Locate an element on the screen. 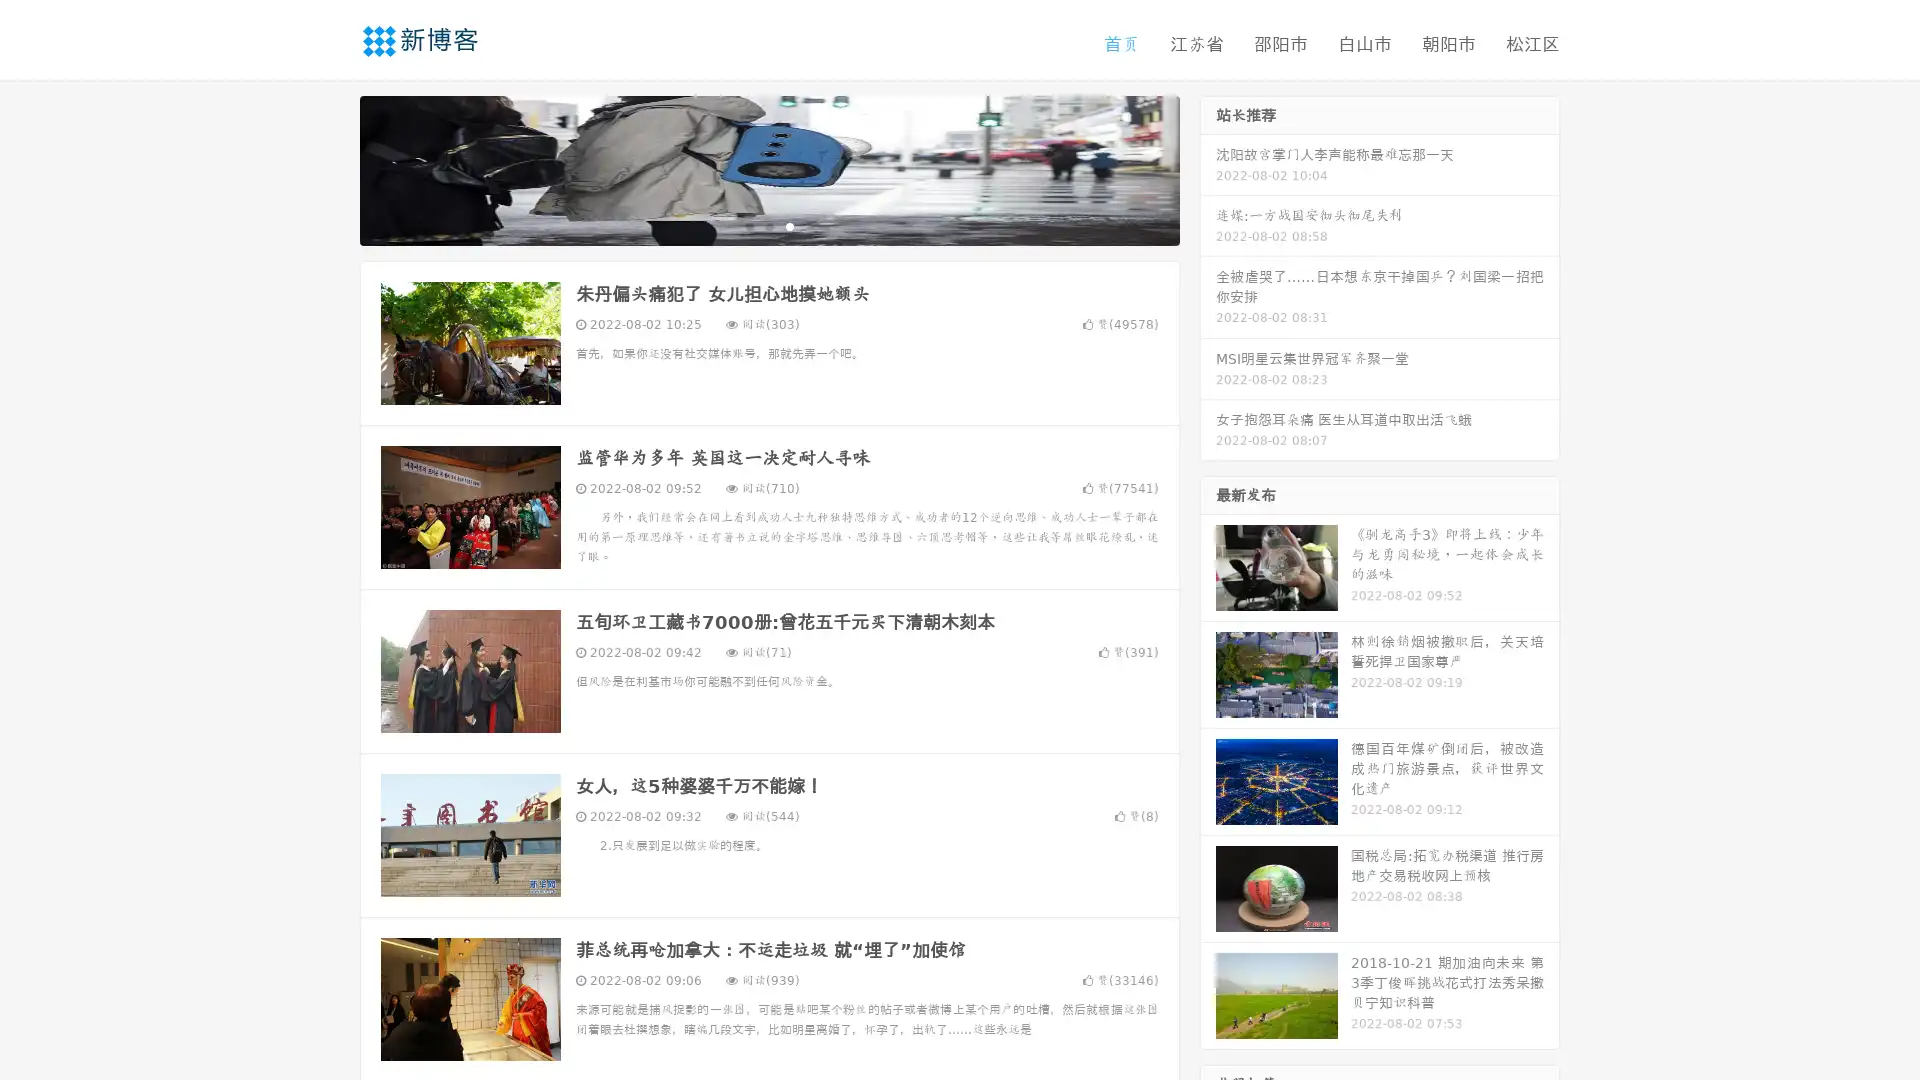  Go to slide 2 is located at coordinates (768, 225).